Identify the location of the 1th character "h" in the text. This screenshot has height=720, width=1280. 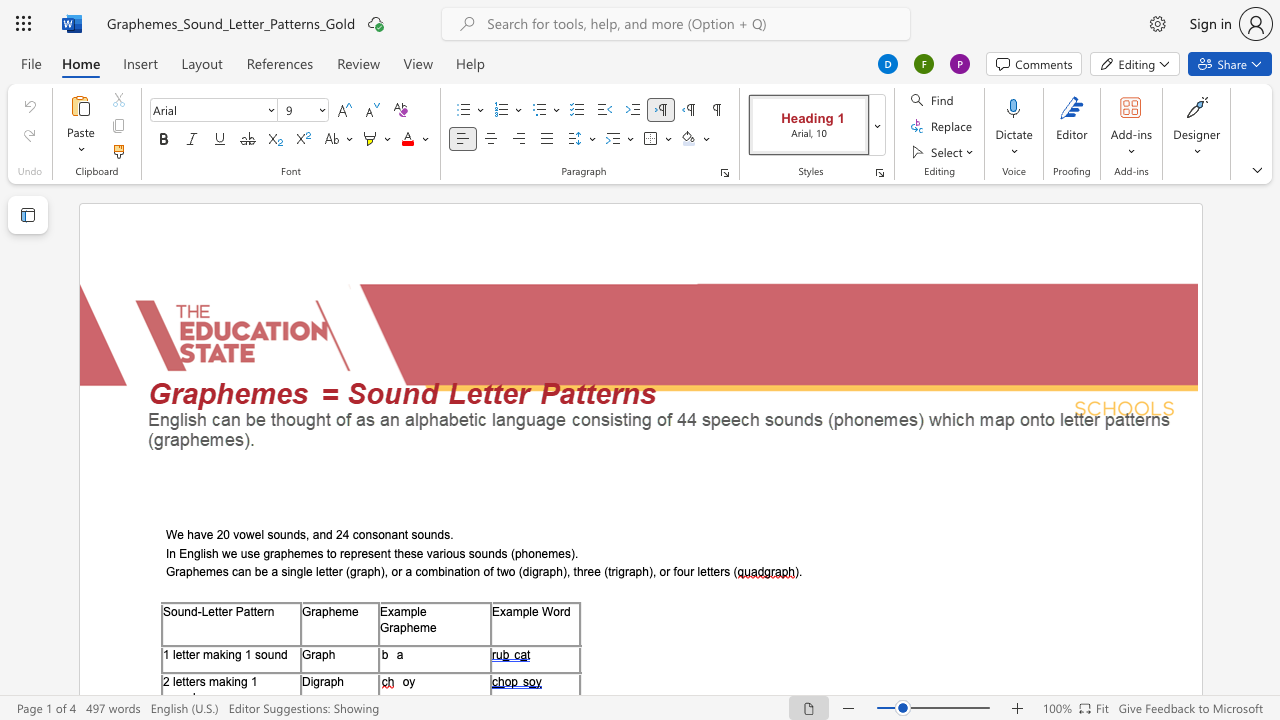
(215, 553).